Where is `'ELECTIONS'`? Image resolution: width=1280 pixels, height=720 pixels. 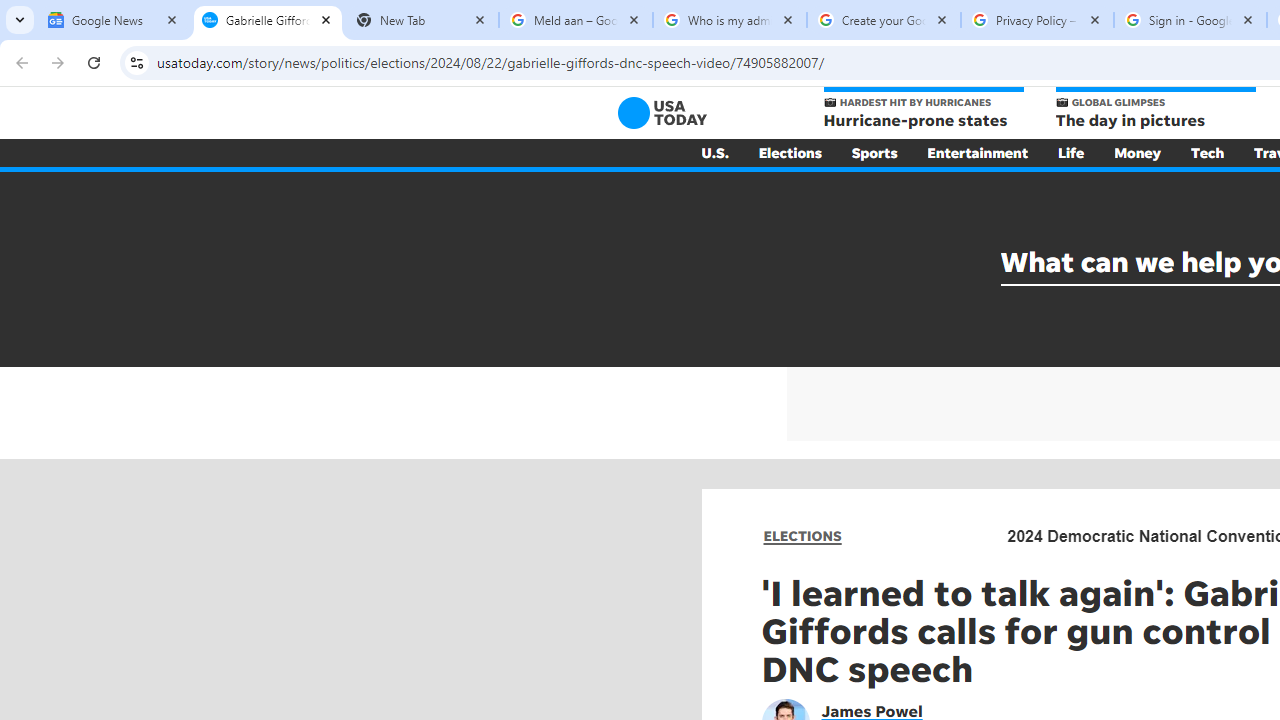
'ELECTIONS' is located at coordinates (802, 535).